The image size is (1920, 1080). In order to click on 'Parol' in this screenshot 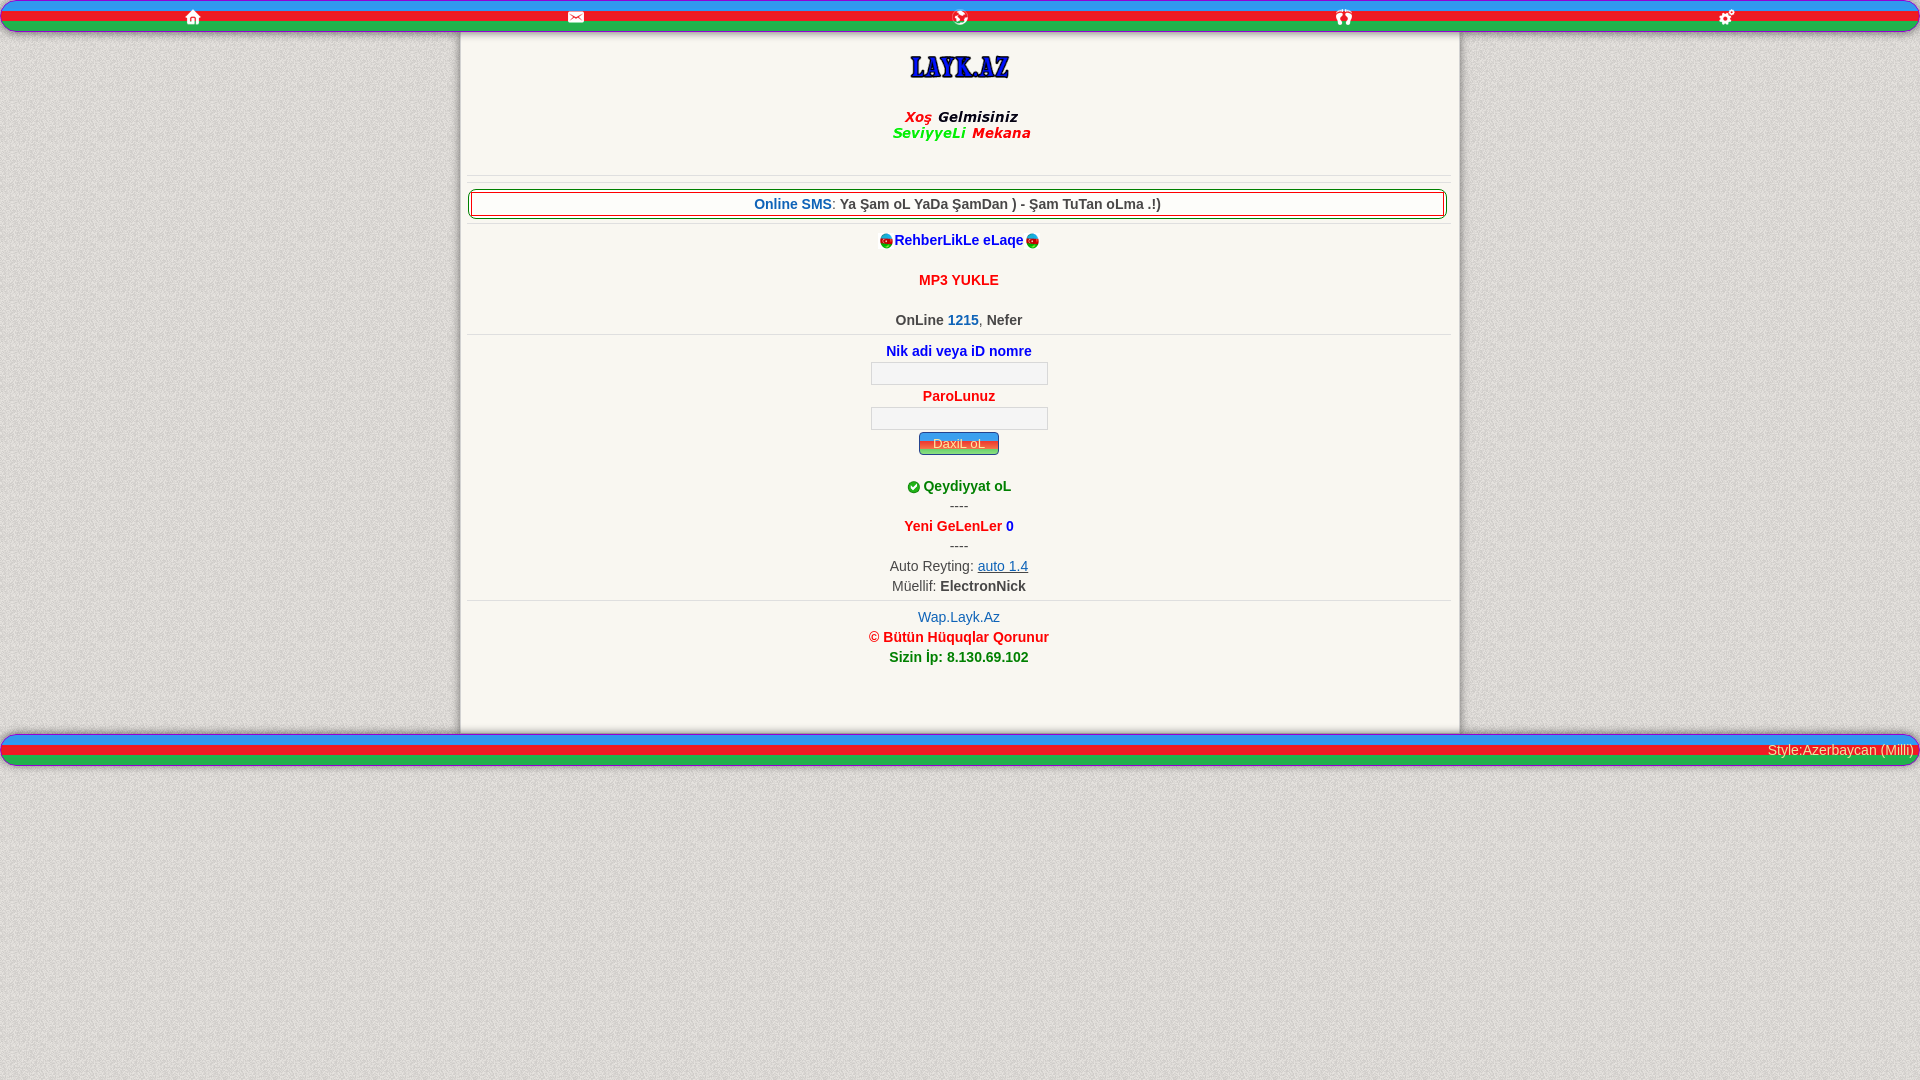, I will do `click(957, 417)`.